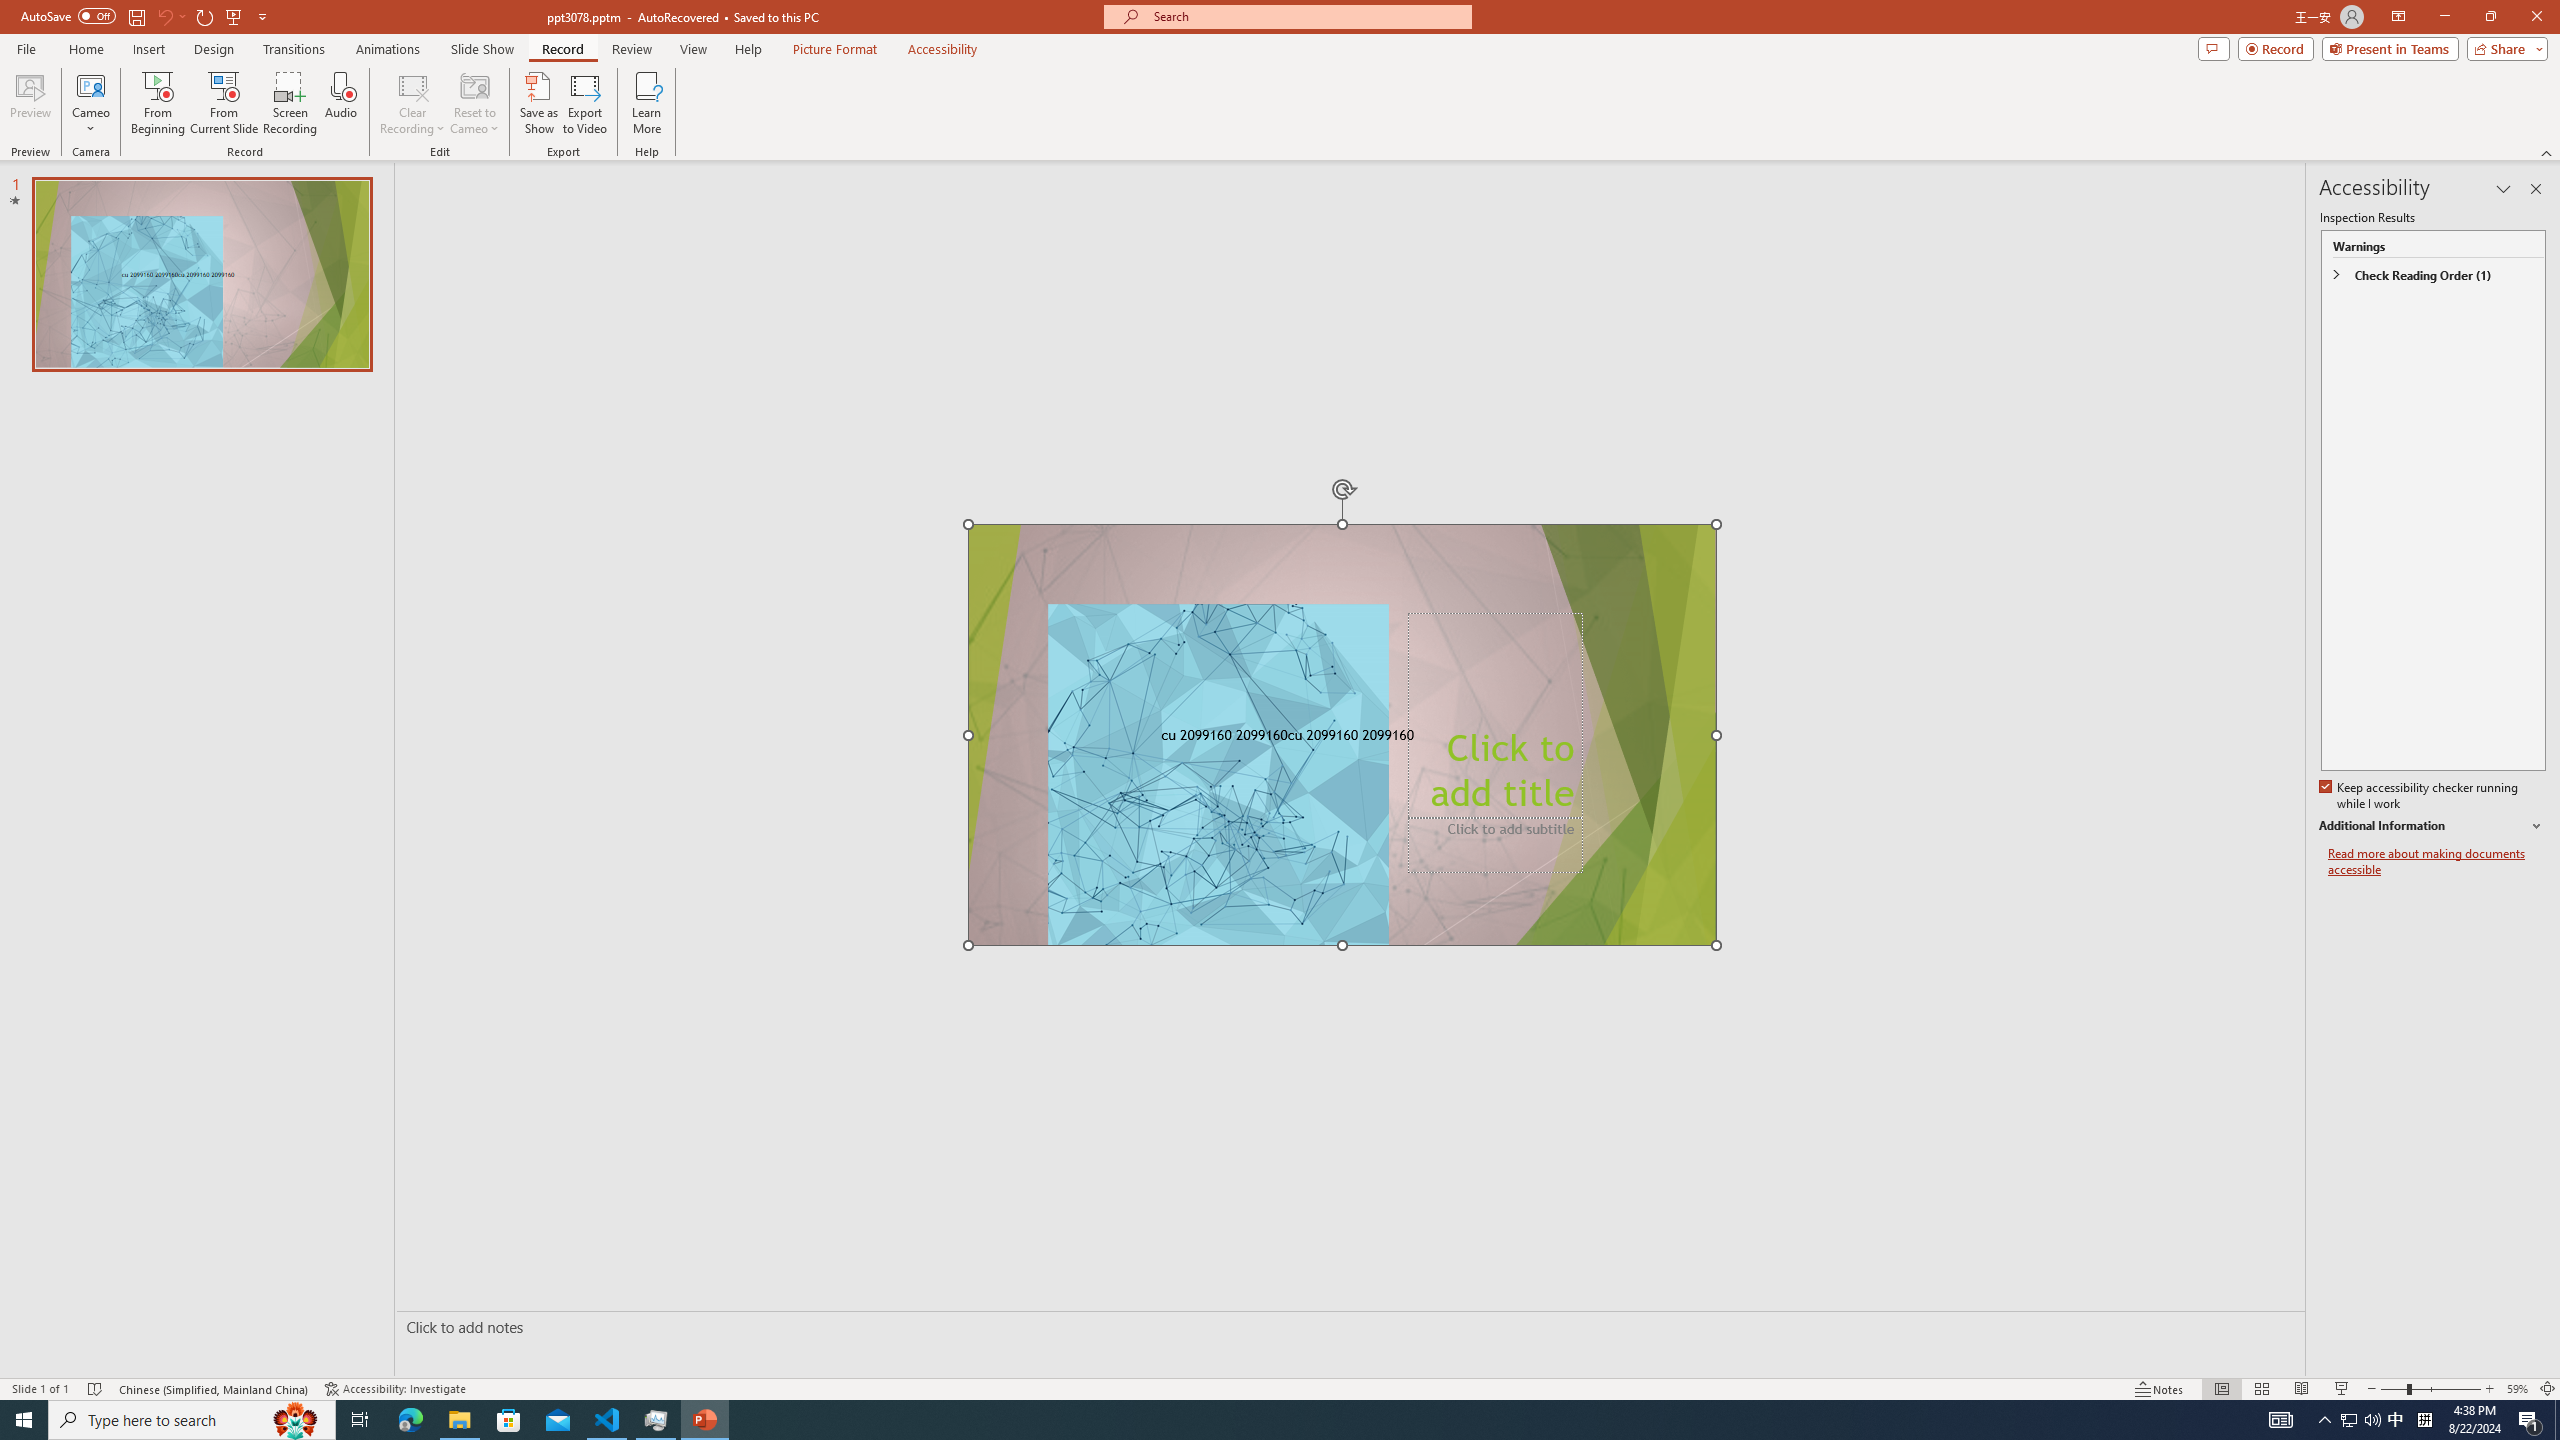 The width and height of the screenshot is (2560, 1440). I want to click on 'Picture Format', so click(835, 49).